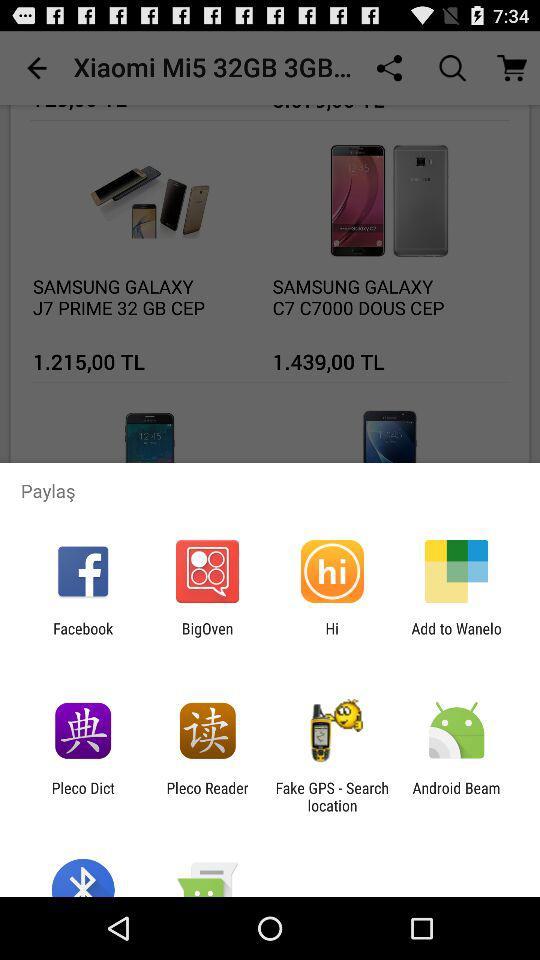 This screenshot has width=540, height=960. Describe the element at coordinates (332, 636) in the screenshot. I see `the icon to the right of bigoven icon` at that location.